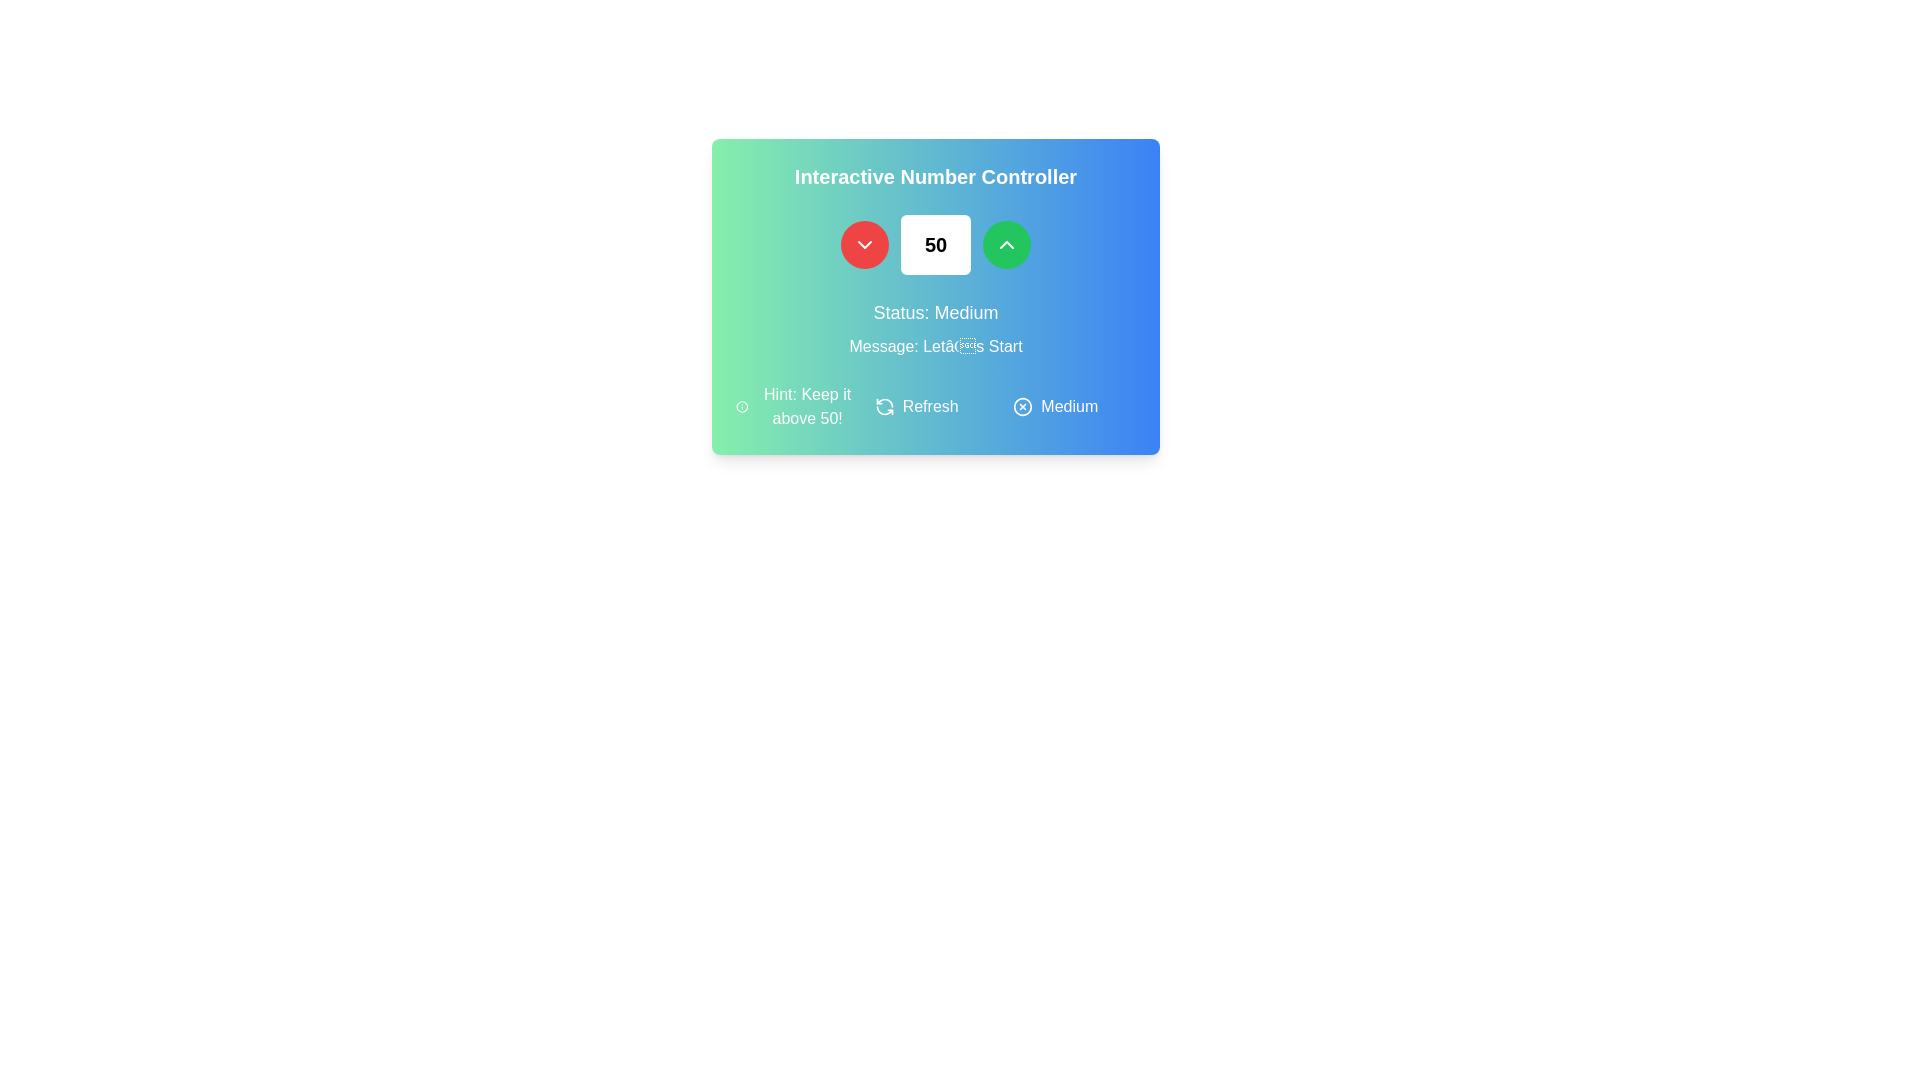 This screenshot has height=1080, width=1920. I want to click on the text 'Medium' with the adjacent icon resembling a circle with an 'X', so click(1073, 406).